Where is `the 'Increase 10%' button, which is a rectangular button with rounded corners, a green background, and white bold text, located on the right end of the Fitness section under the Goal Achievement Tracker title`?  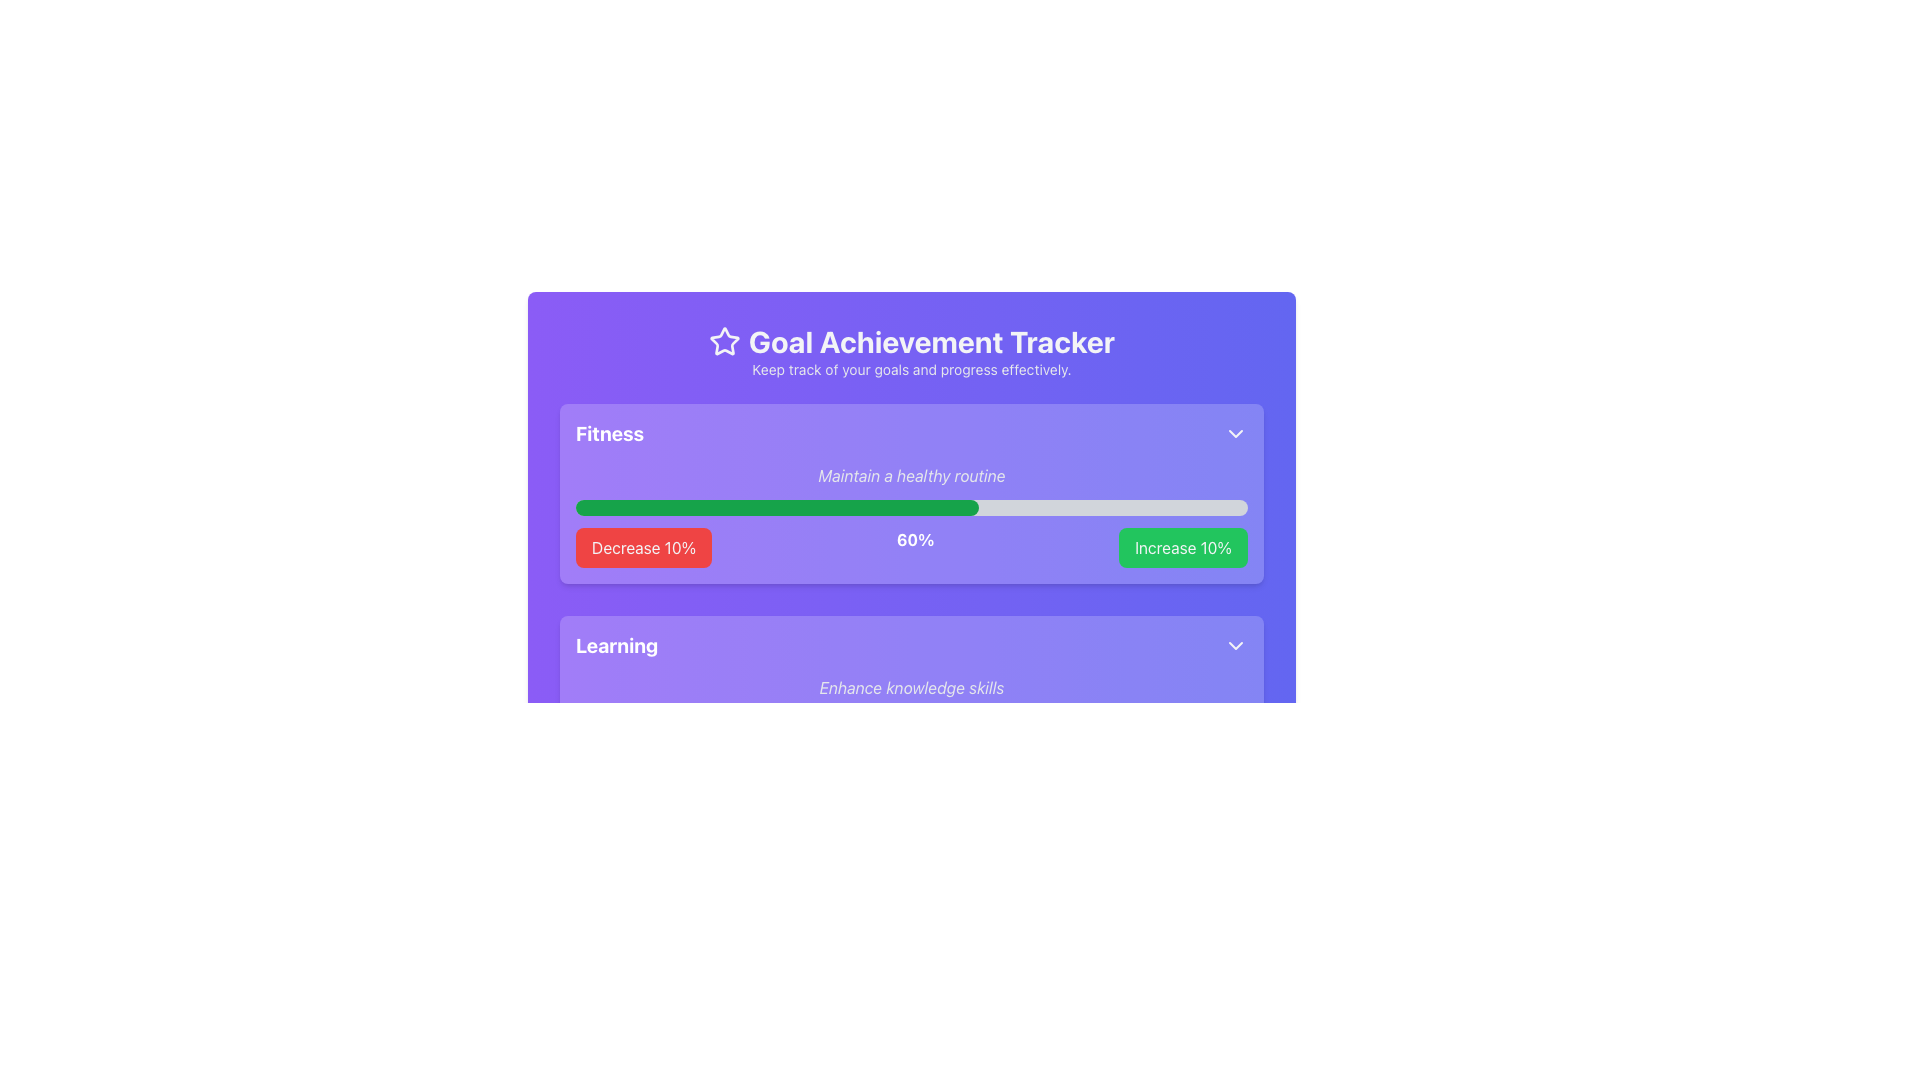 the 'Increase 10%' button, which is a rectangular button with rounded corners, a green background, and white bold text, located on the right end of the Fitness section under the Goal Achievement Tracker title is located at coordinates (1183, 547).